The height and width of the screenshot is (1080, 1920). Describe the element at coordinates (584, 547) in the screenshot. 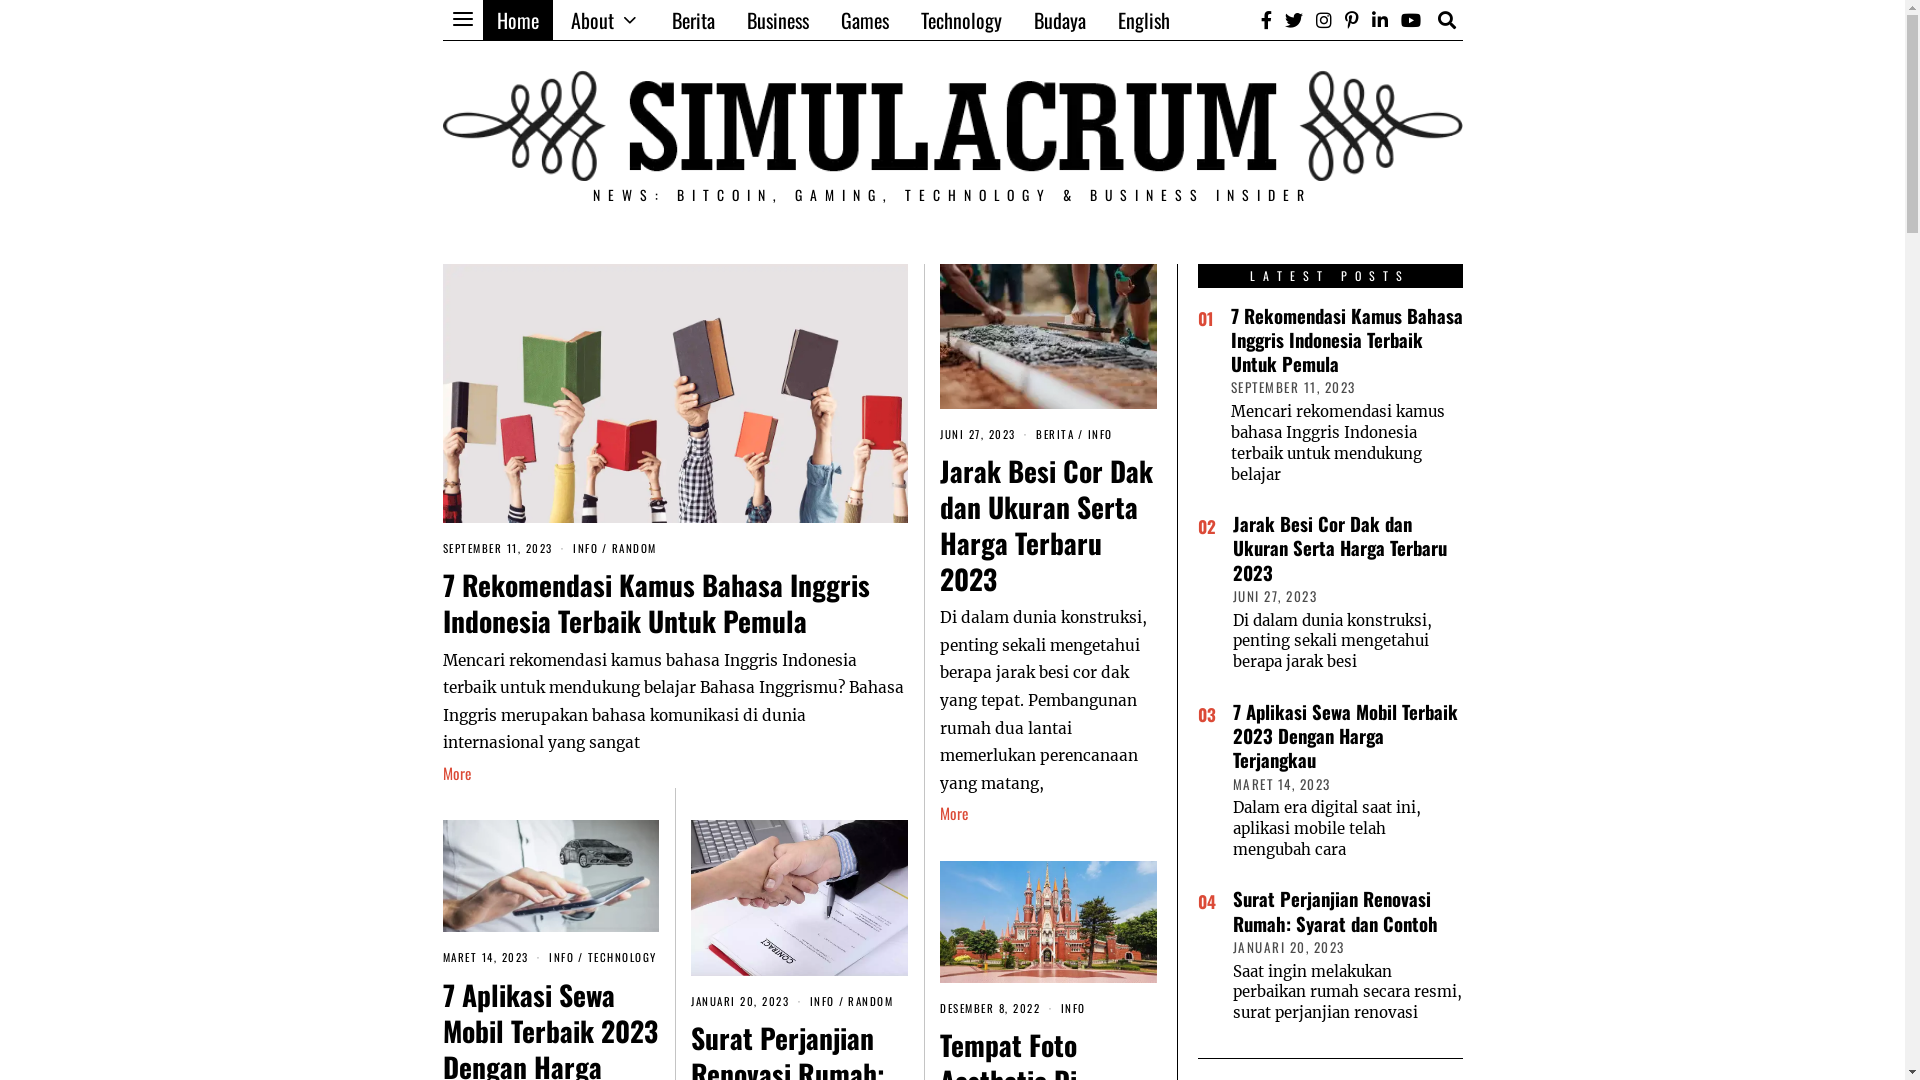

I see `'INFO'` at that location.